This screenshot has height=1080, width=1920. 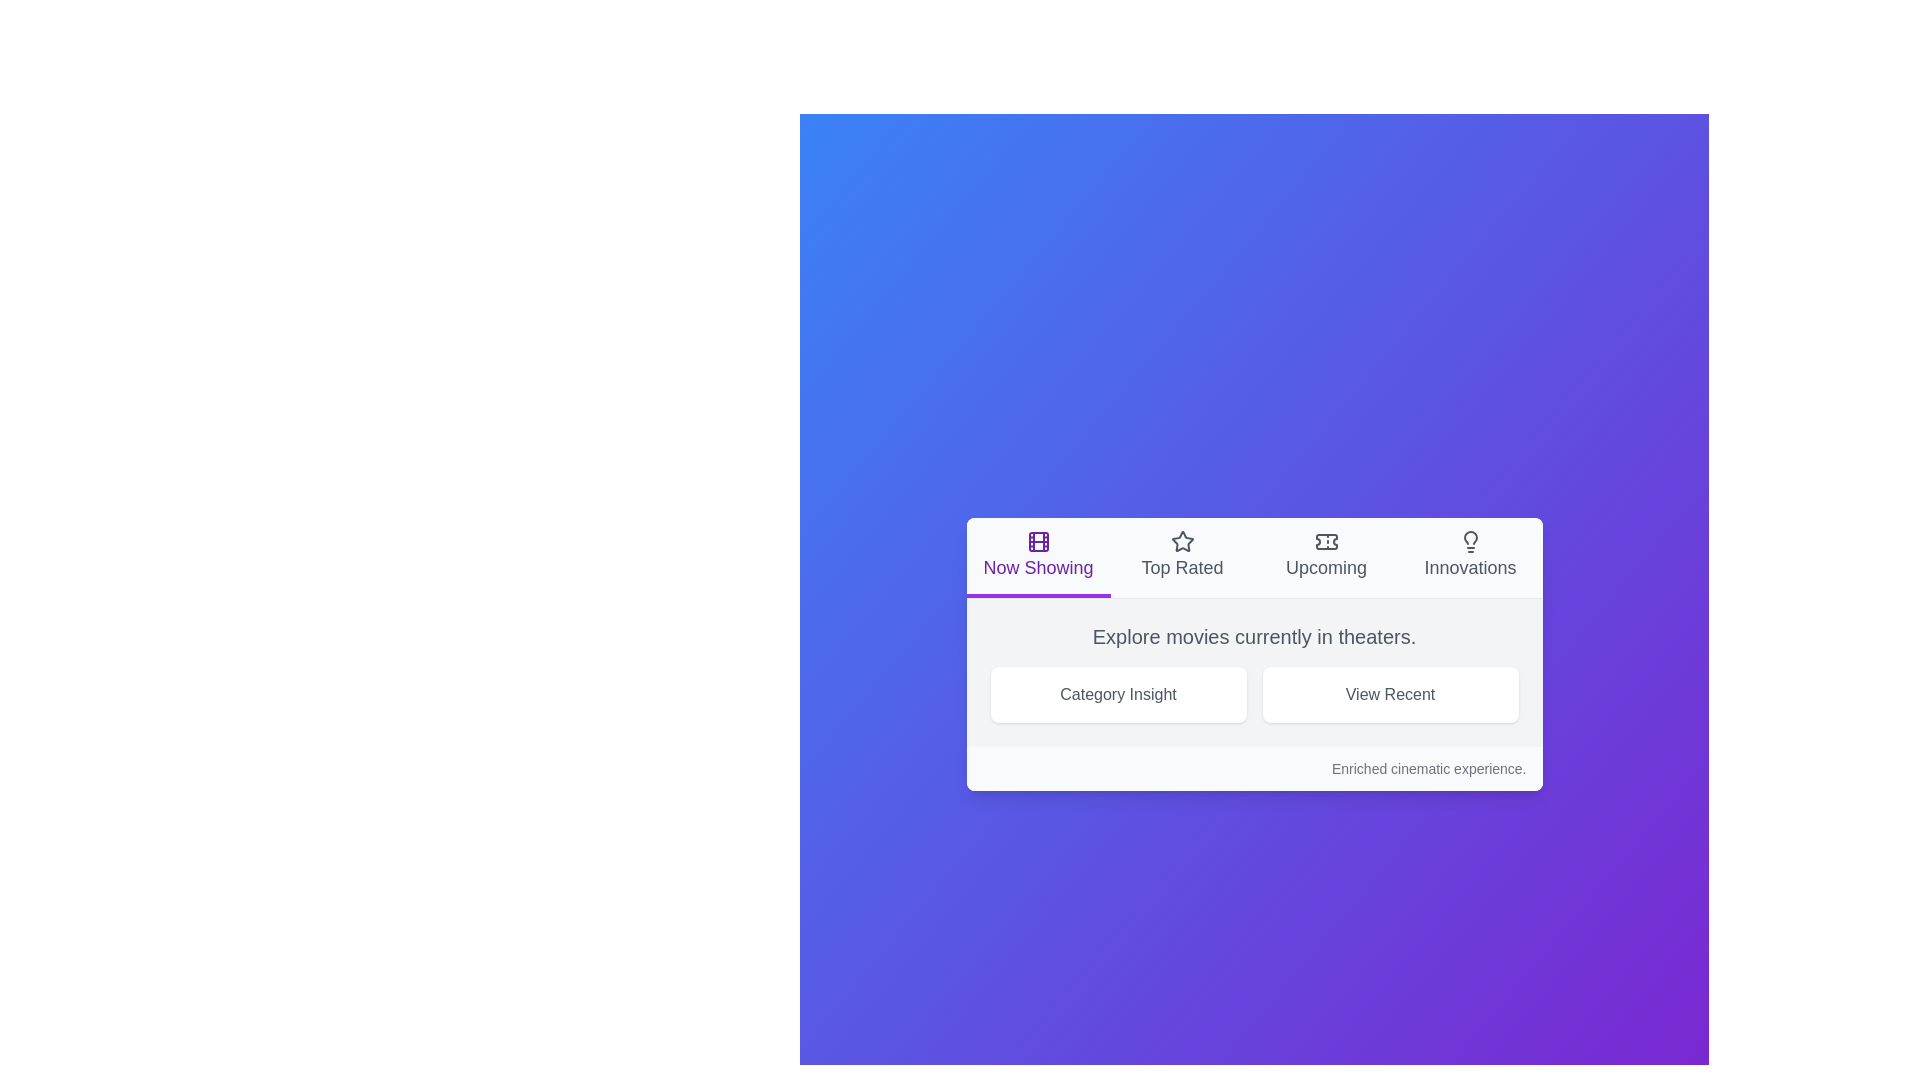 What do you see at coordinates (1182, 541) in the screenshot?
I see `the star icon` at bounding box center [1182, 541].